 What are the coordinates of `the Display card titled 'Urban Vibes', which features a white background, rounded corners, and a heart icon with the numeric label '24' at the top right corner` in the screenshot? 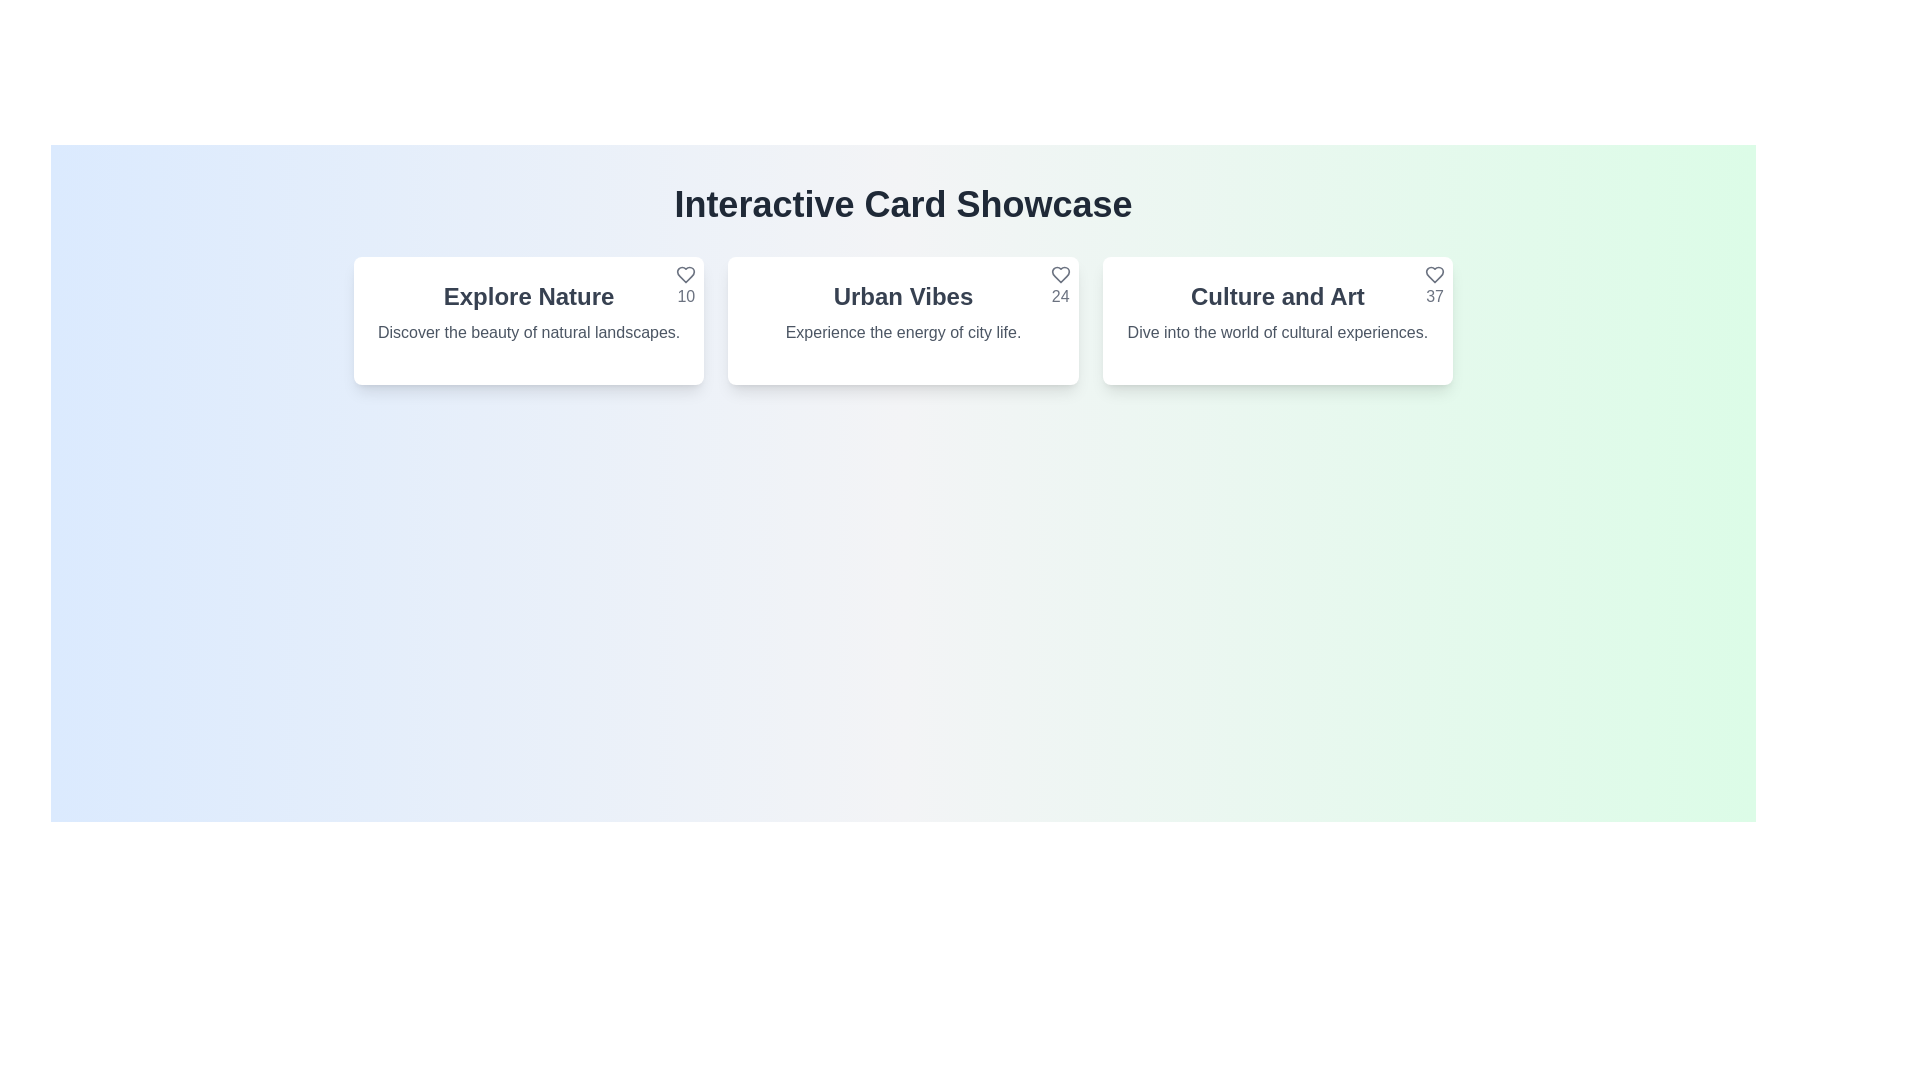 It's located at (902, 319).